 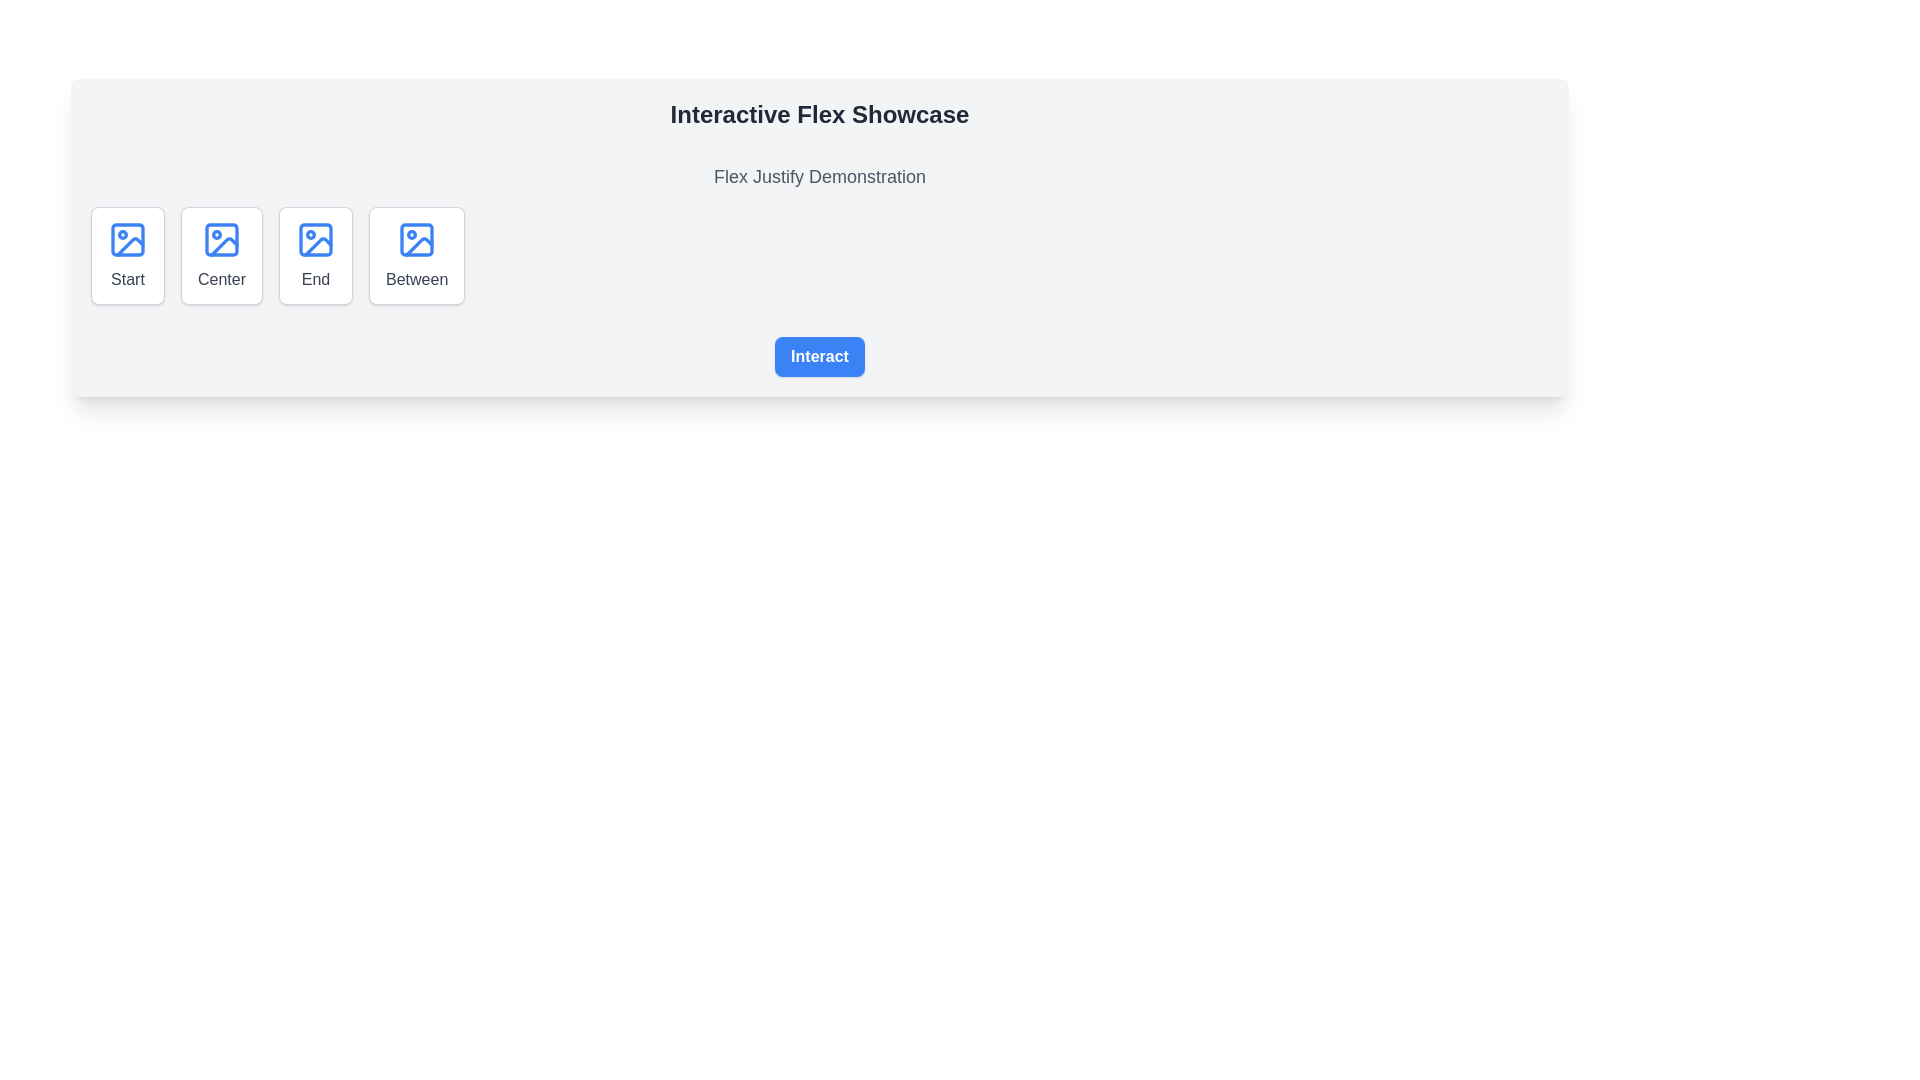 What do you see at coordinates (127, 238) in the screenshot?
I see `the blue icon representing an image with a circular detail and diagonal line, which is part of the 'Start' button UI component` at bounding box center [127, 238].